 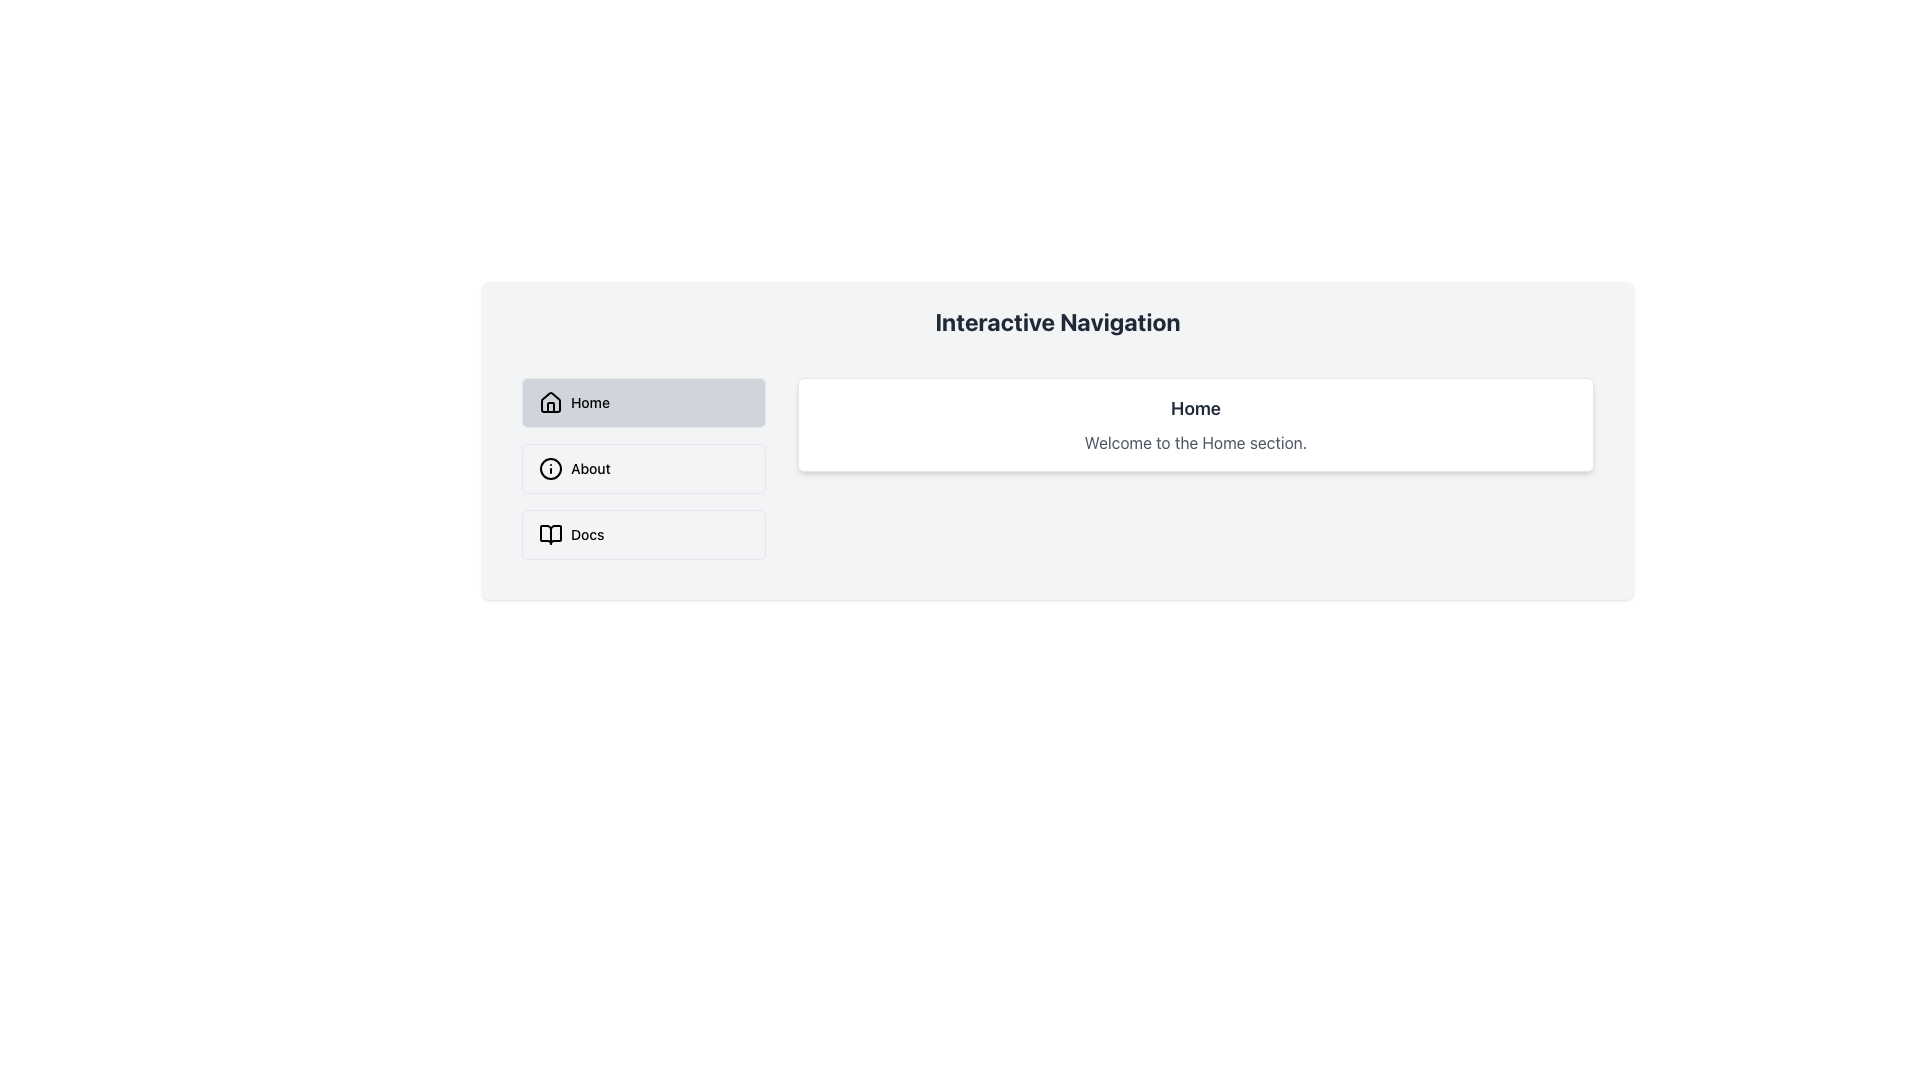 What do you see at coordinates (643, 402) in the screenshot?
I see `the 'Home' button, which is the first item in the vertical group of navigation buttons on the left section of the interface, styled with a rounded rectangular shape and a gray background` at bounding box center [643, 402].